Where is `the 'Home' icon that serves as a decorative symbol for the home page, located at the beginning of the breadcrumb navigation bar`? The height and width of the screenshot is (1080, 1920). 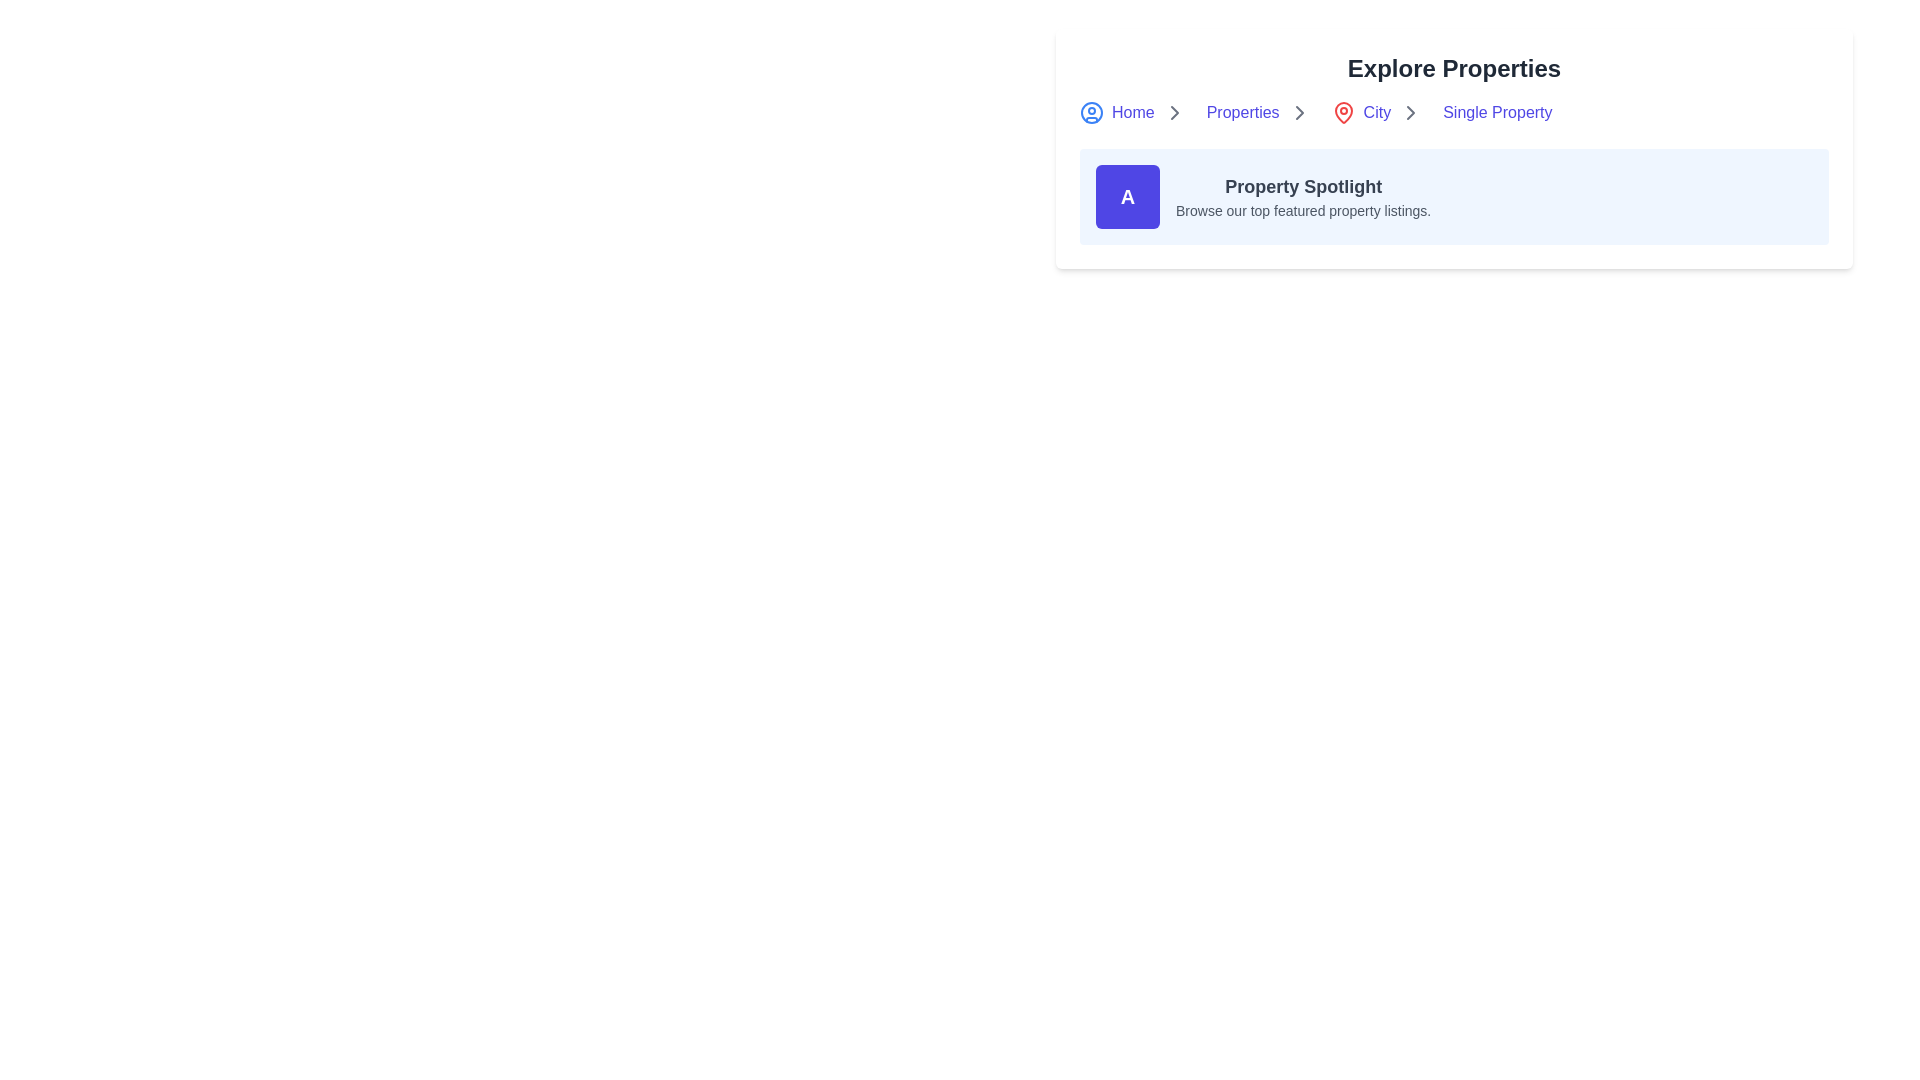
the 'Home' icon that serves as a decorative symbol for the home page, located at the beginning of the breadcrumb navigation bar is located at coordinates (1094, 112).